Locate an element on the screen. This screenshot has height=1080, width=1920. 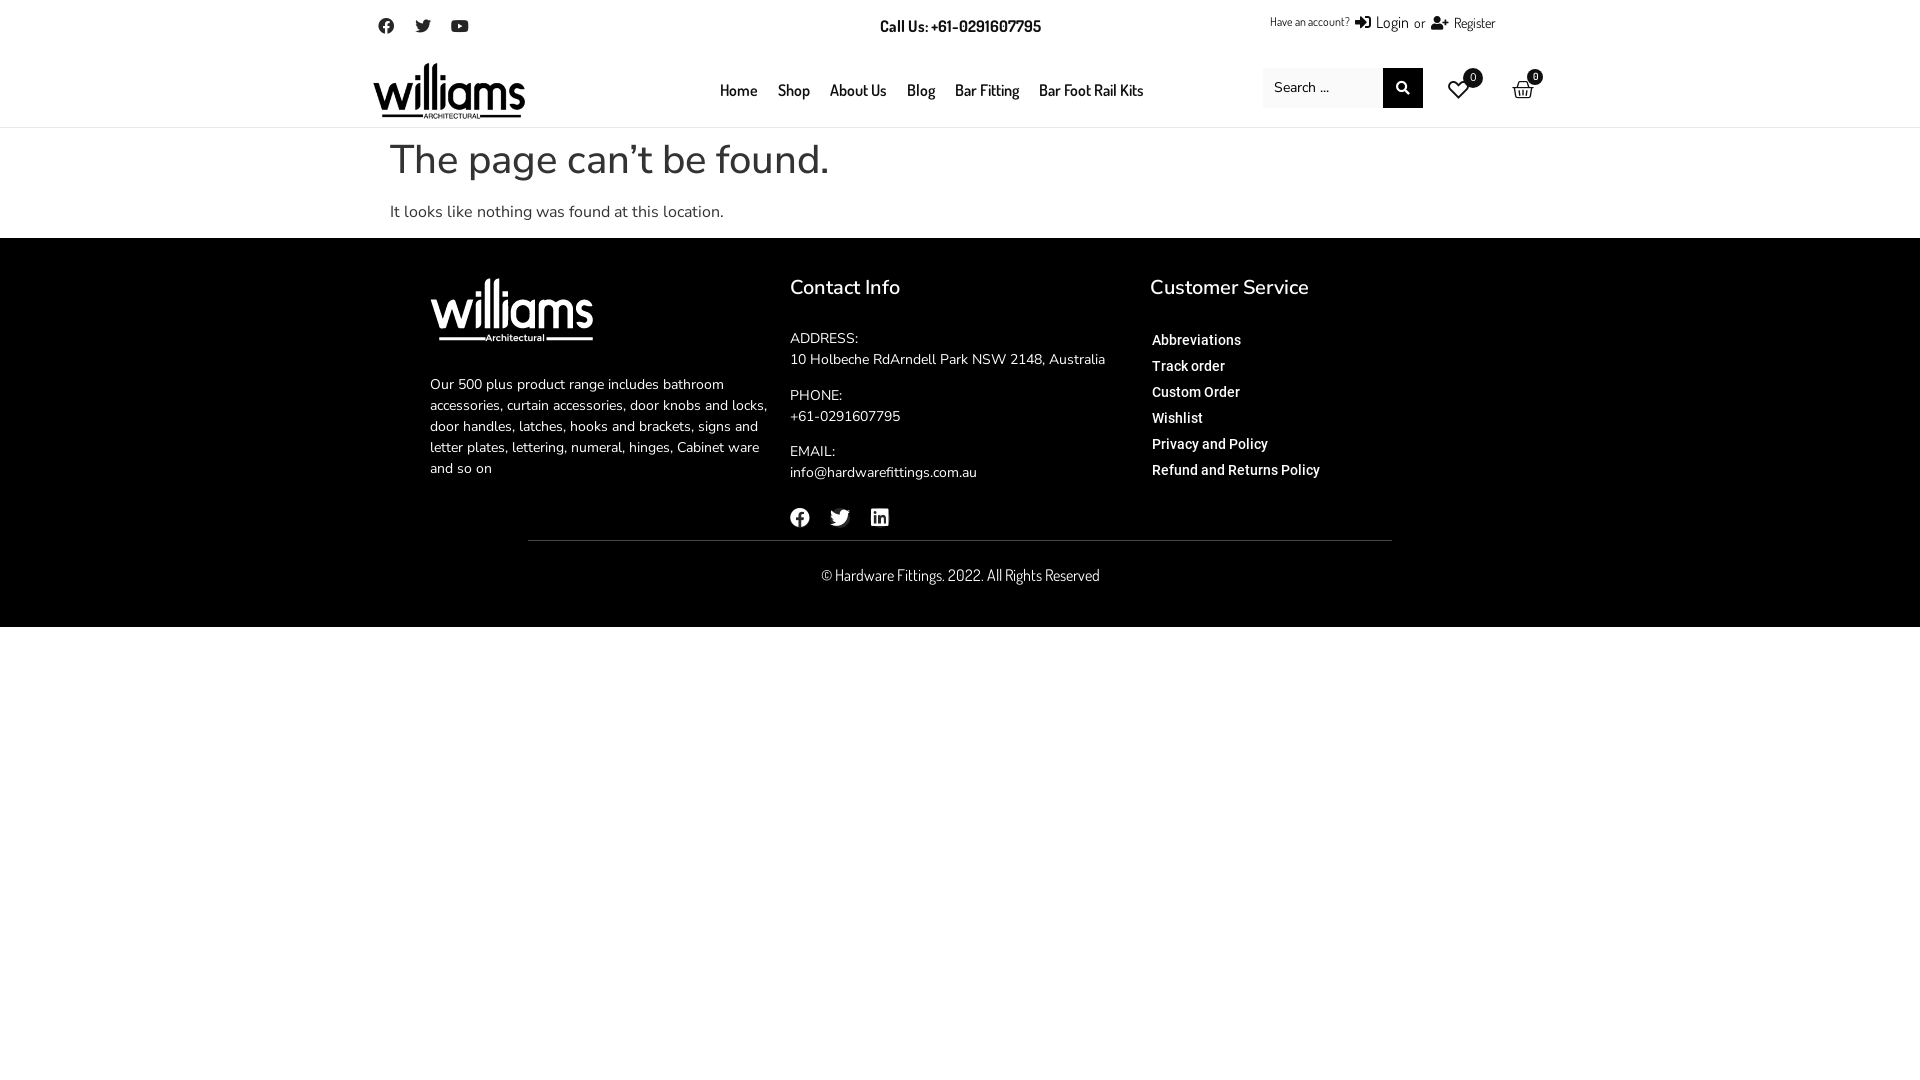
'Register' is located at coordinates (1463, 22).